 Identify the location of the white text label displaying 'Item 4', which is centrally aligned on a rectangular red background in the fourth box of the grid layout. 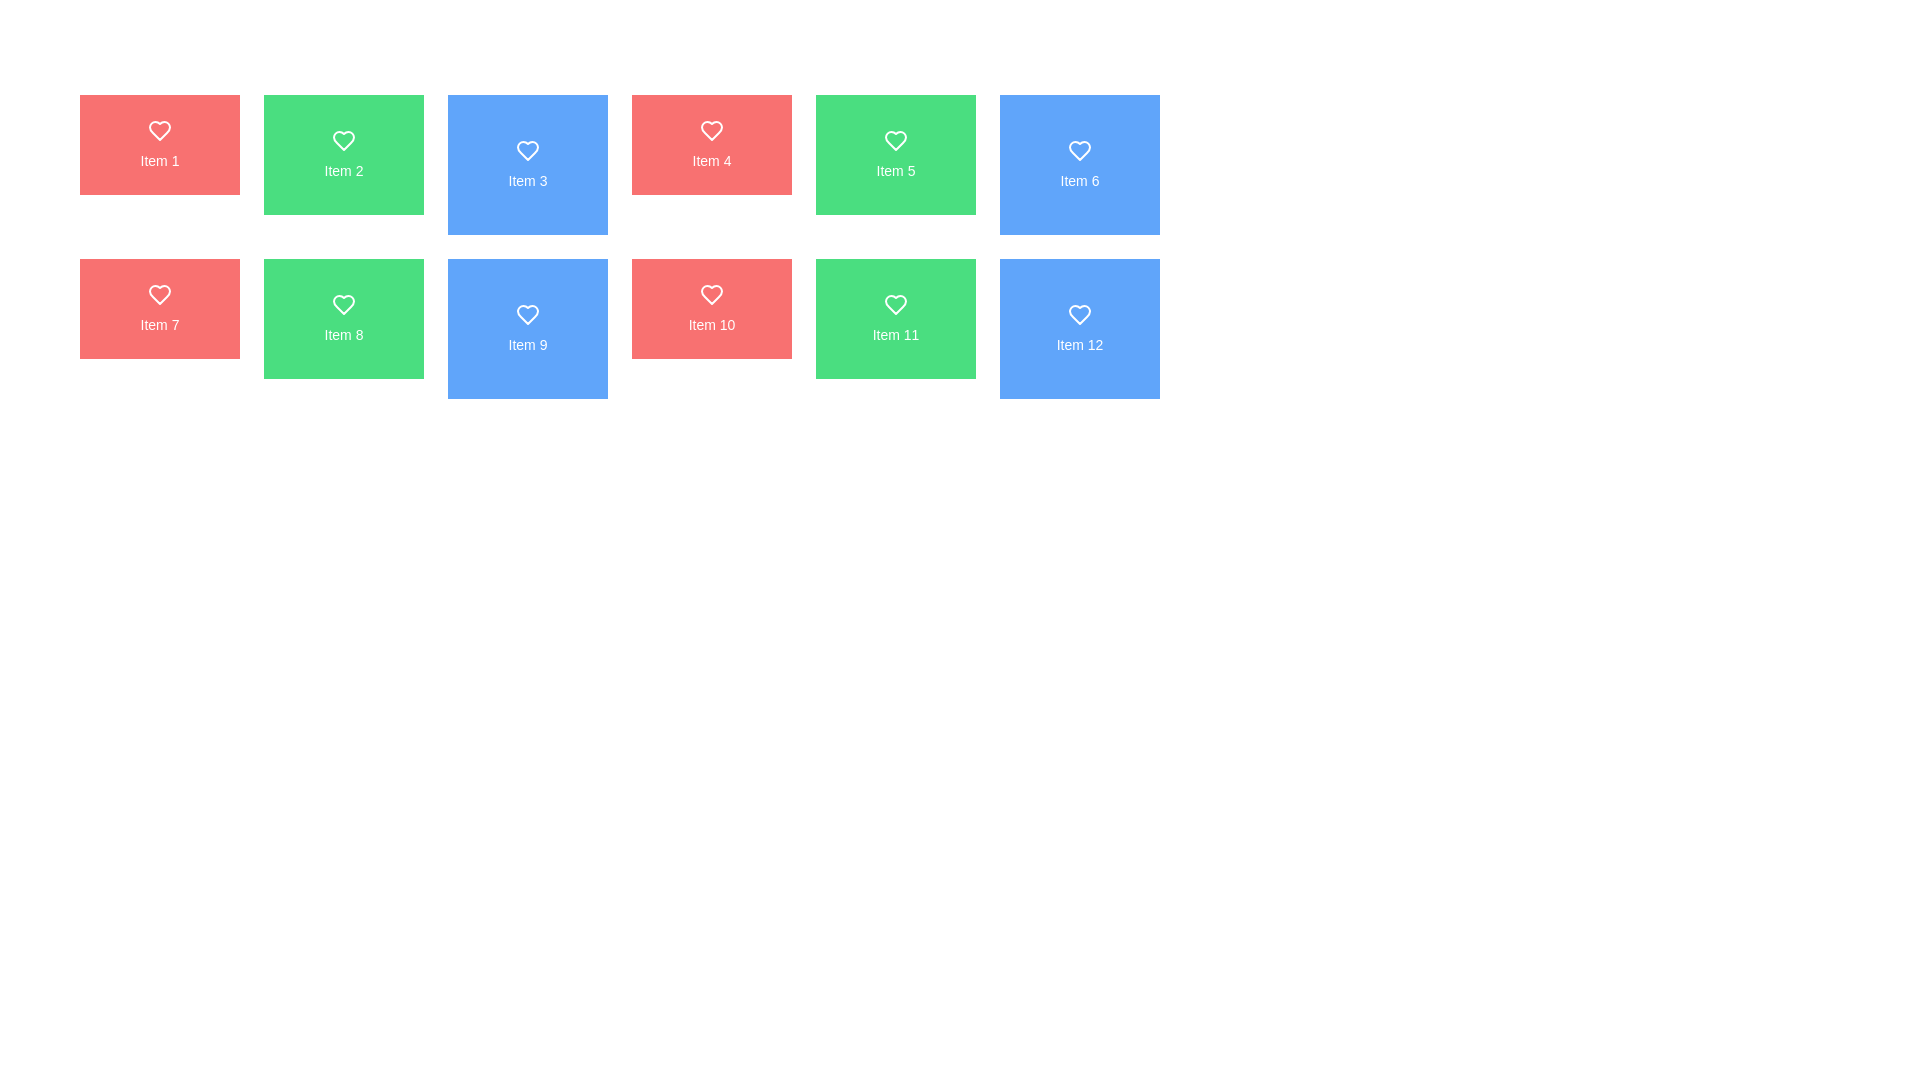
(711, 160).